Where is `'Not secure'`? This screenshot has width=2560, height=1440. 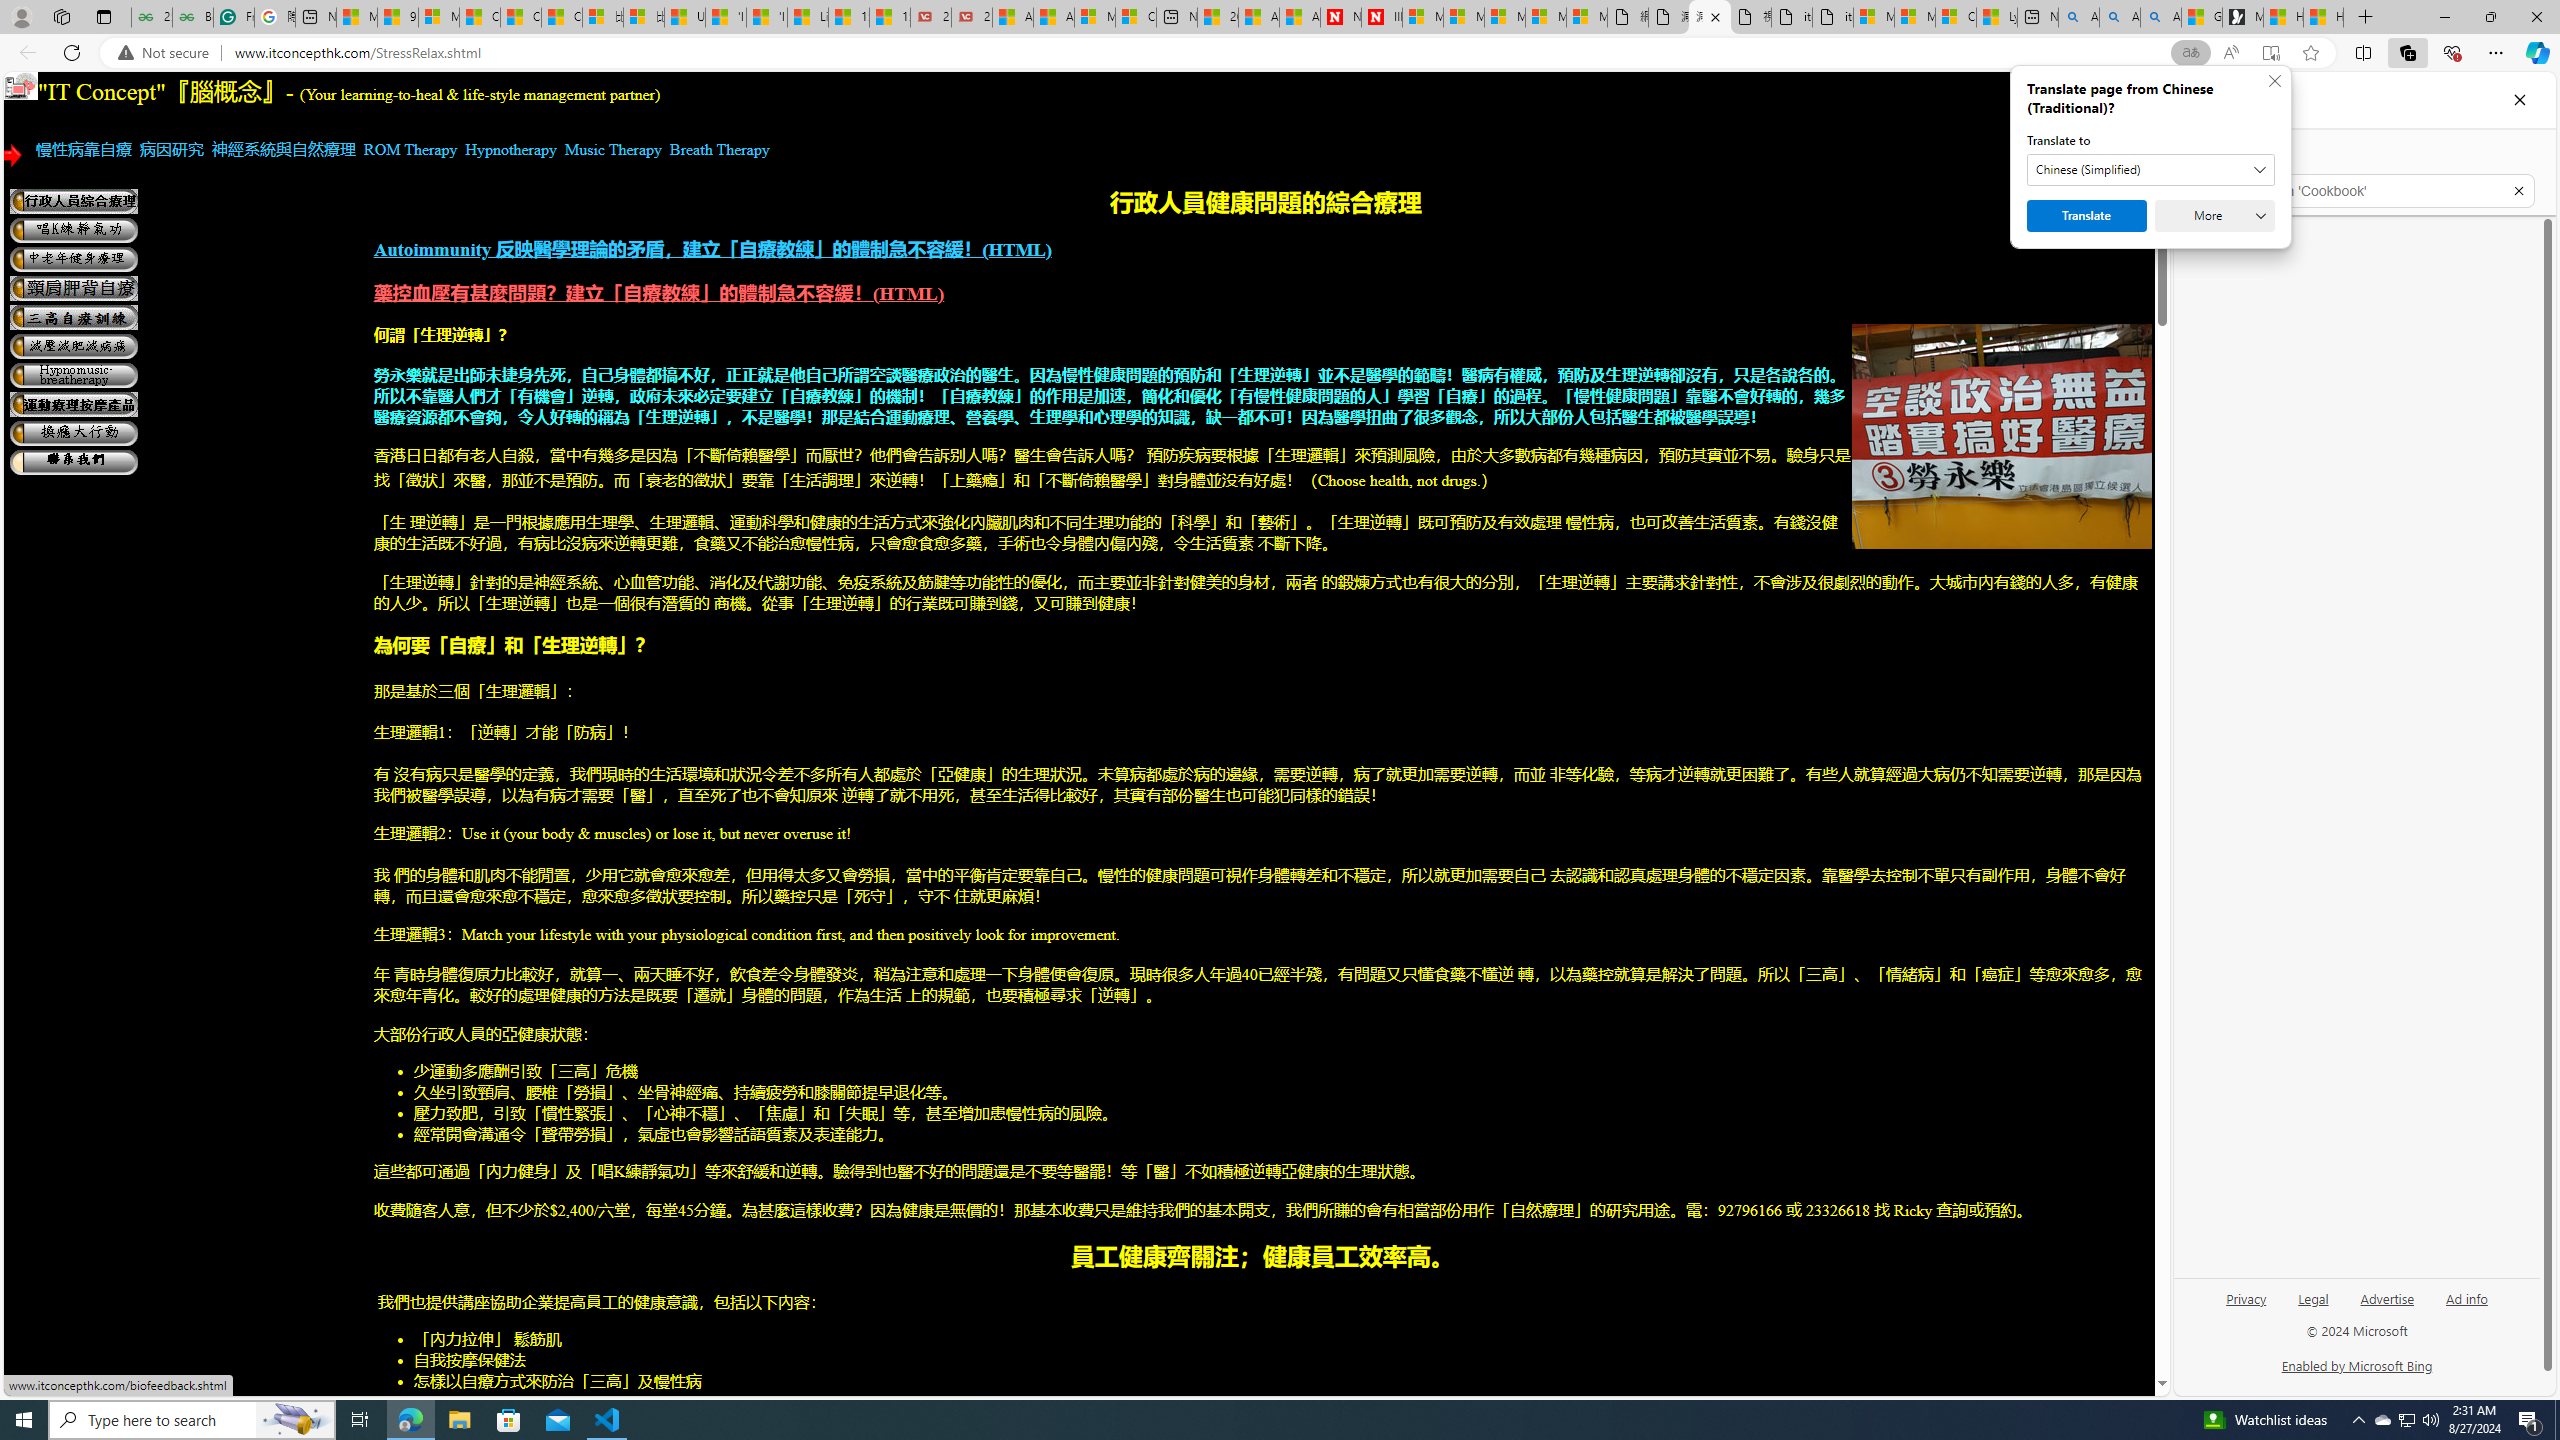 'Not secure' is located at coordinates (167, 53).